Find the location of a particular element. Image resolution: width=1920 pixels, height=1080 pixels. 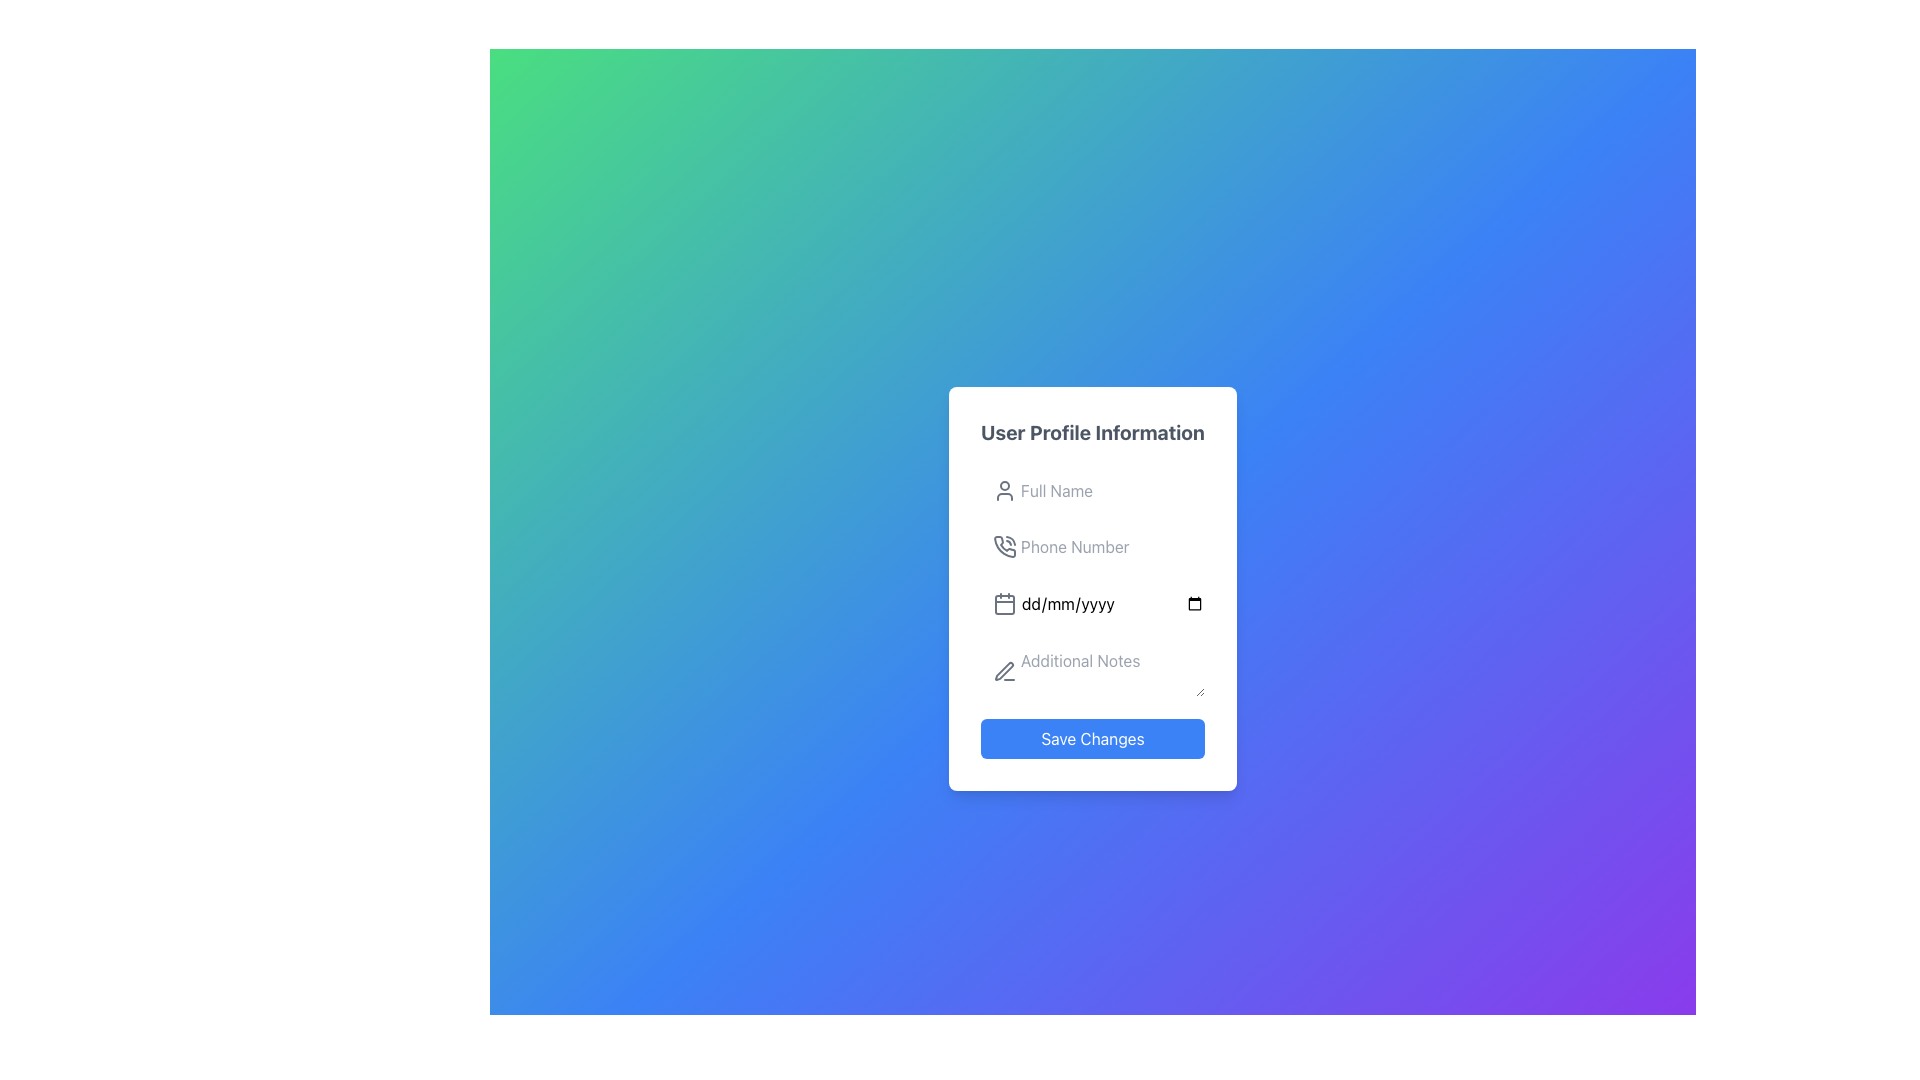

the small light gray pen icon located to the left of the 'Additional Notes' text field in the user profile information form is located at coordinates (1004, 671).